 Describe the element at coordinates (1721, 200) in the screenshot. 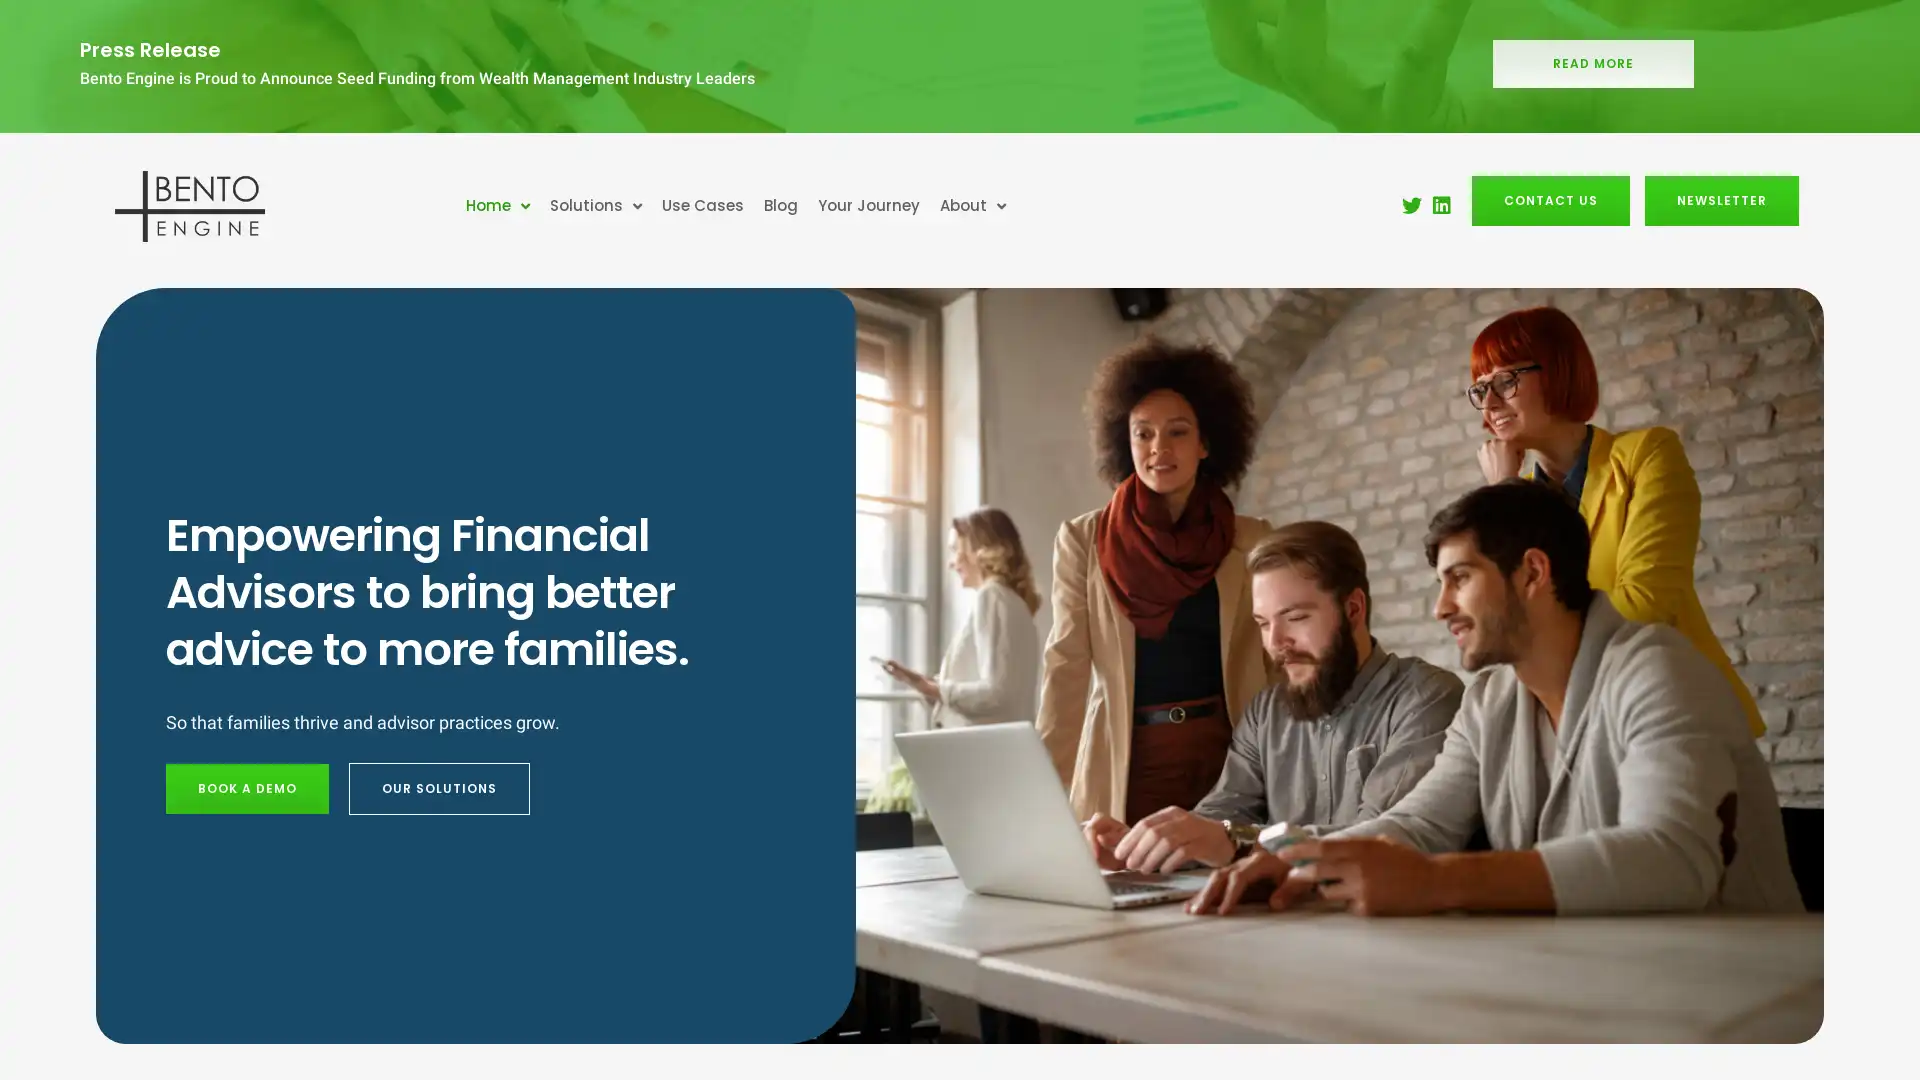

I see `NEWSLETTER` at that location.